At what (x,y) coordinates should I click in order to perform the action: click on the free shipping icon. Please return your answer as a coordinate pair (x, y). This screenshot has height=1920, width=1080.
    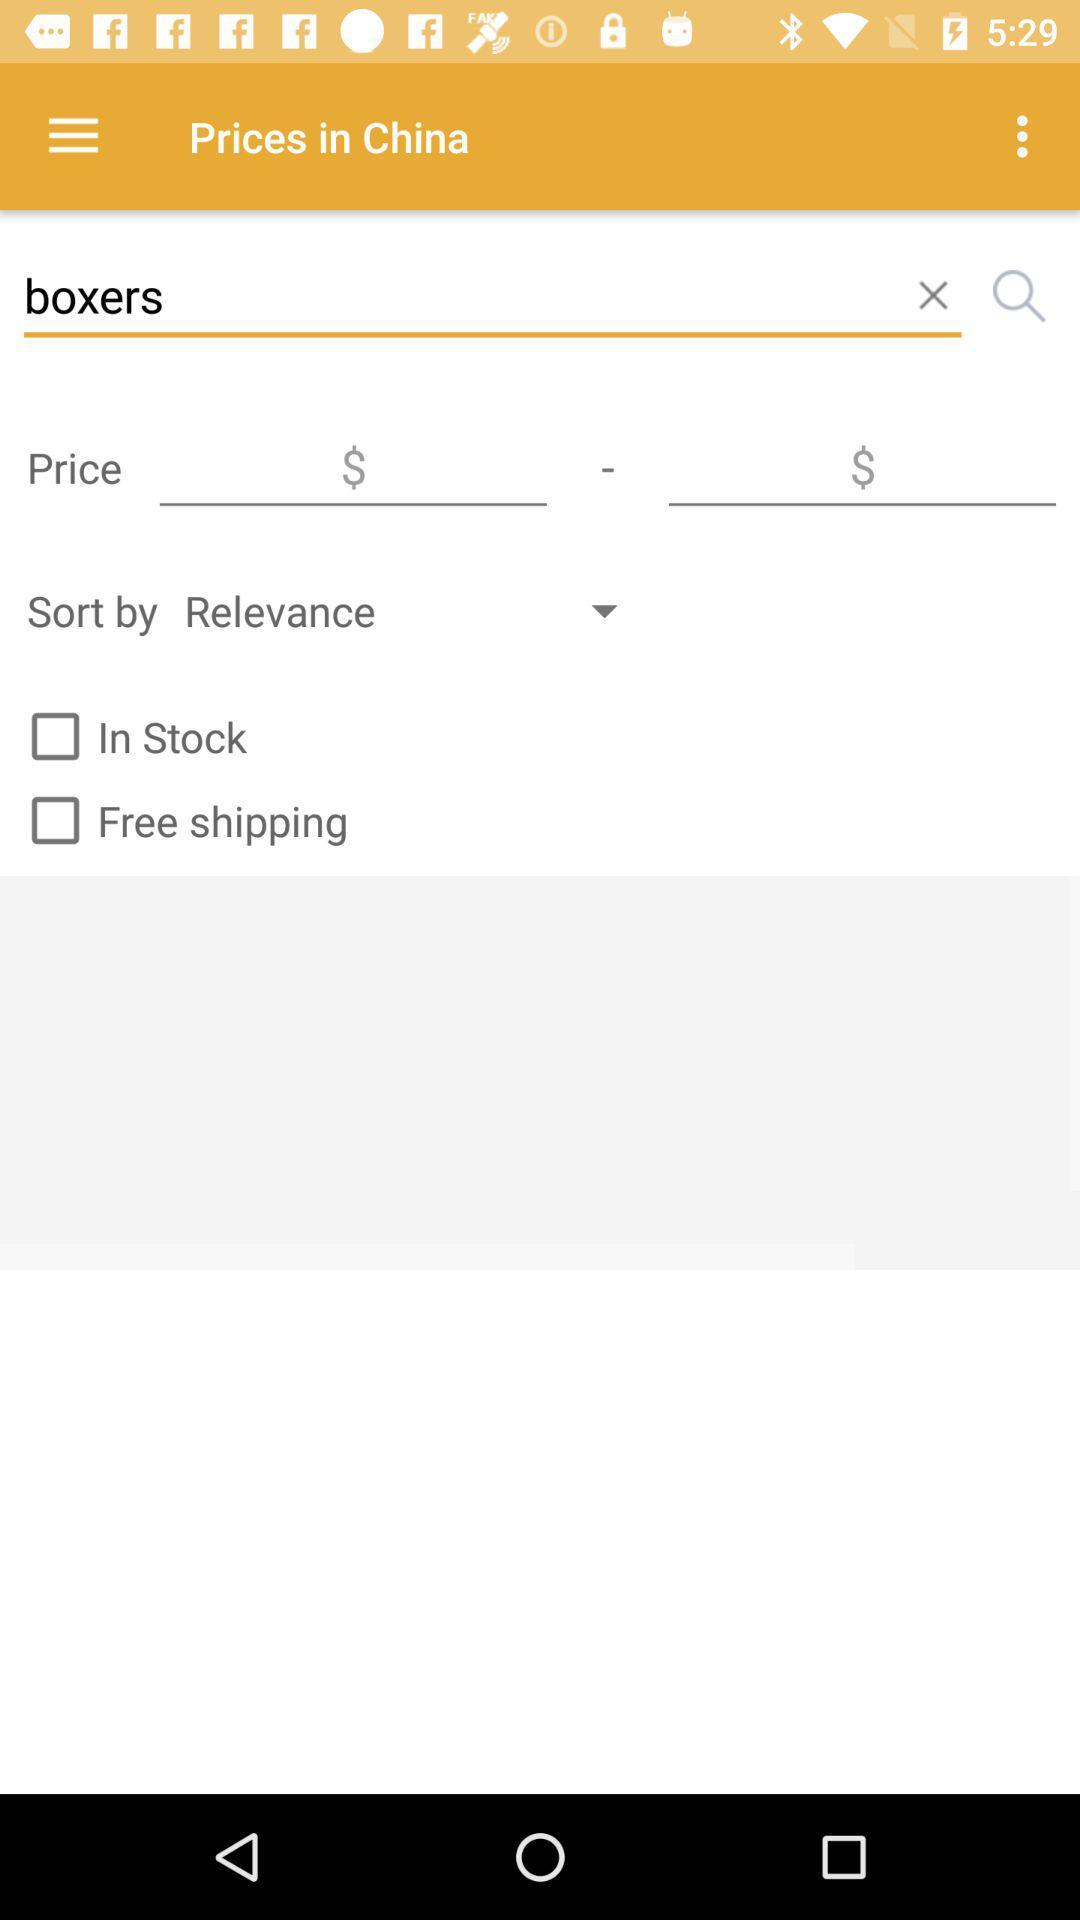
    Looking at the image, I should click on (180, 820).